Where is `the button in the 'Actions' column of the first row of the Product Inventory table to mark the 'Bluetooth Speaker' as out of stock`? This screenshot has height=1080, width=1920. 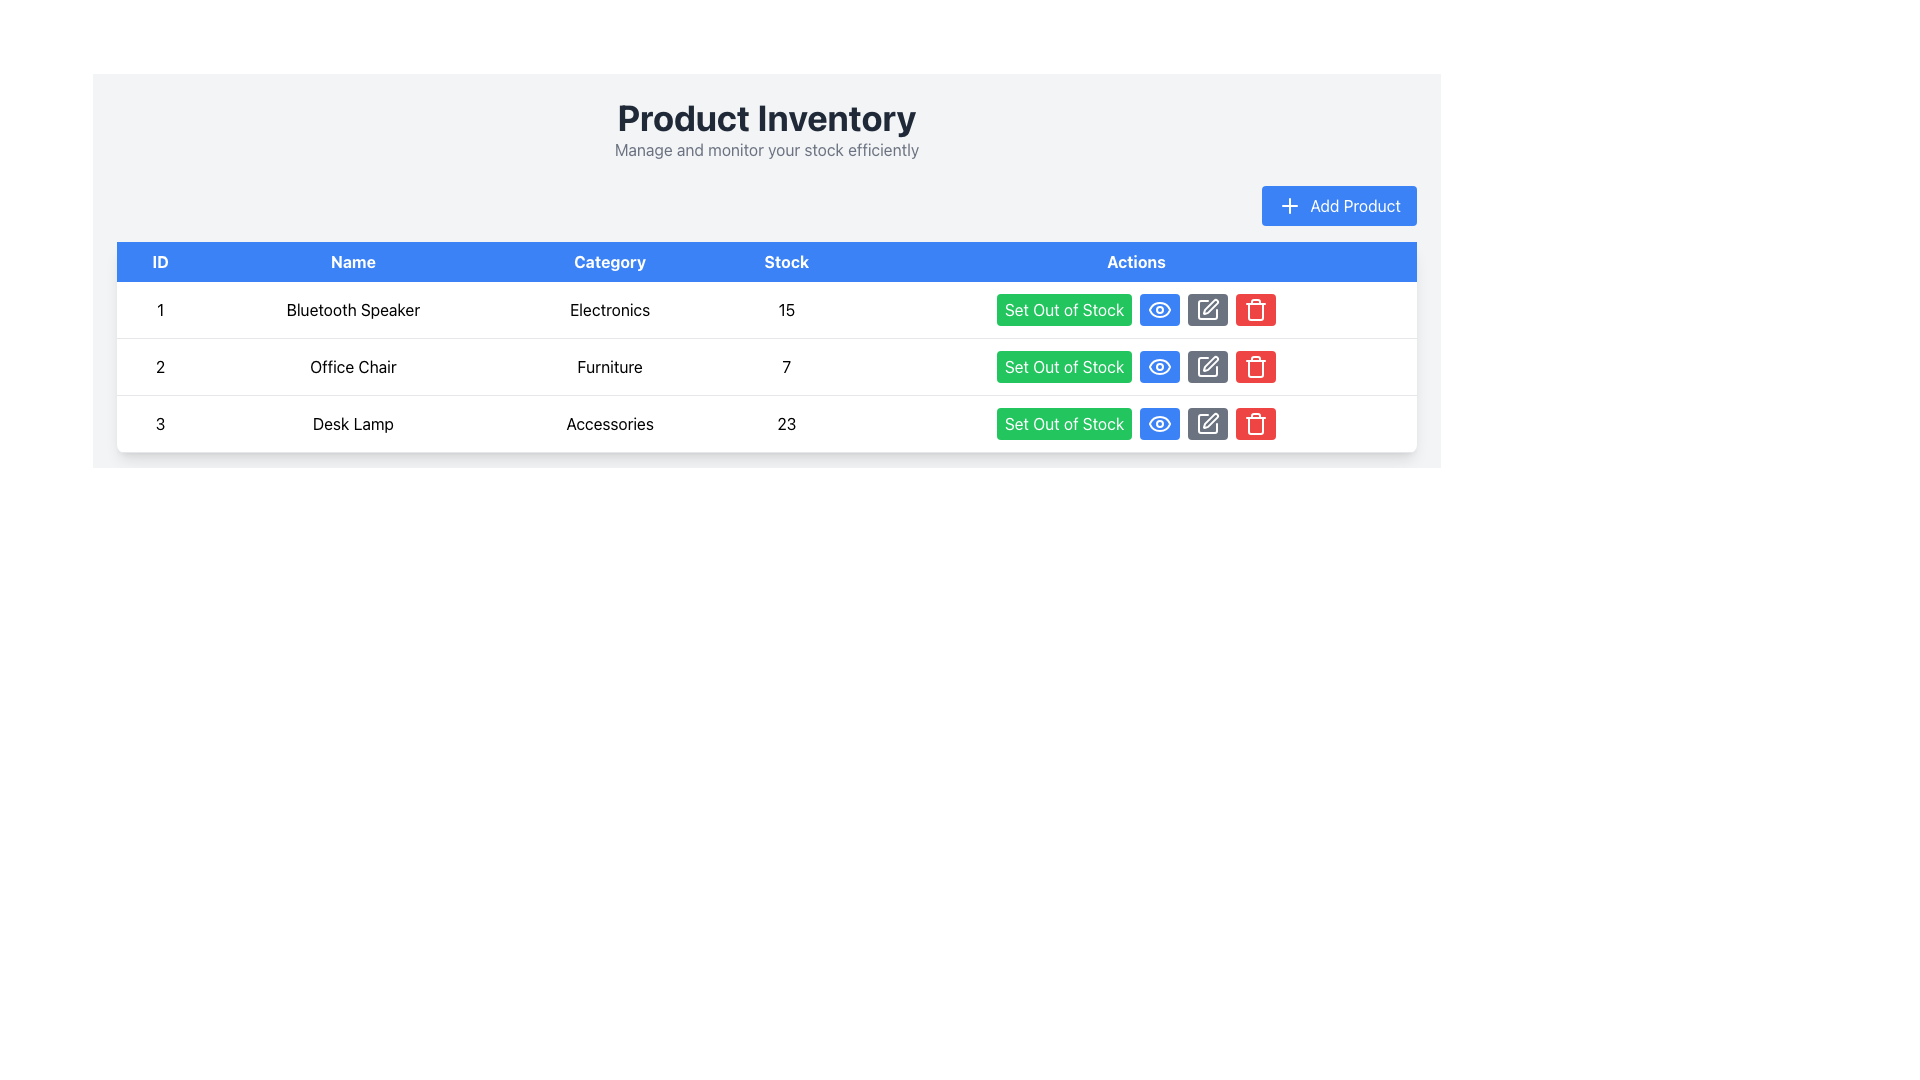
the button in the 'Actions' column of the first row of the Product Inventory table to mark the 'Bluetooth Speaker' as out of stock is located at coordinates (1136, 309).